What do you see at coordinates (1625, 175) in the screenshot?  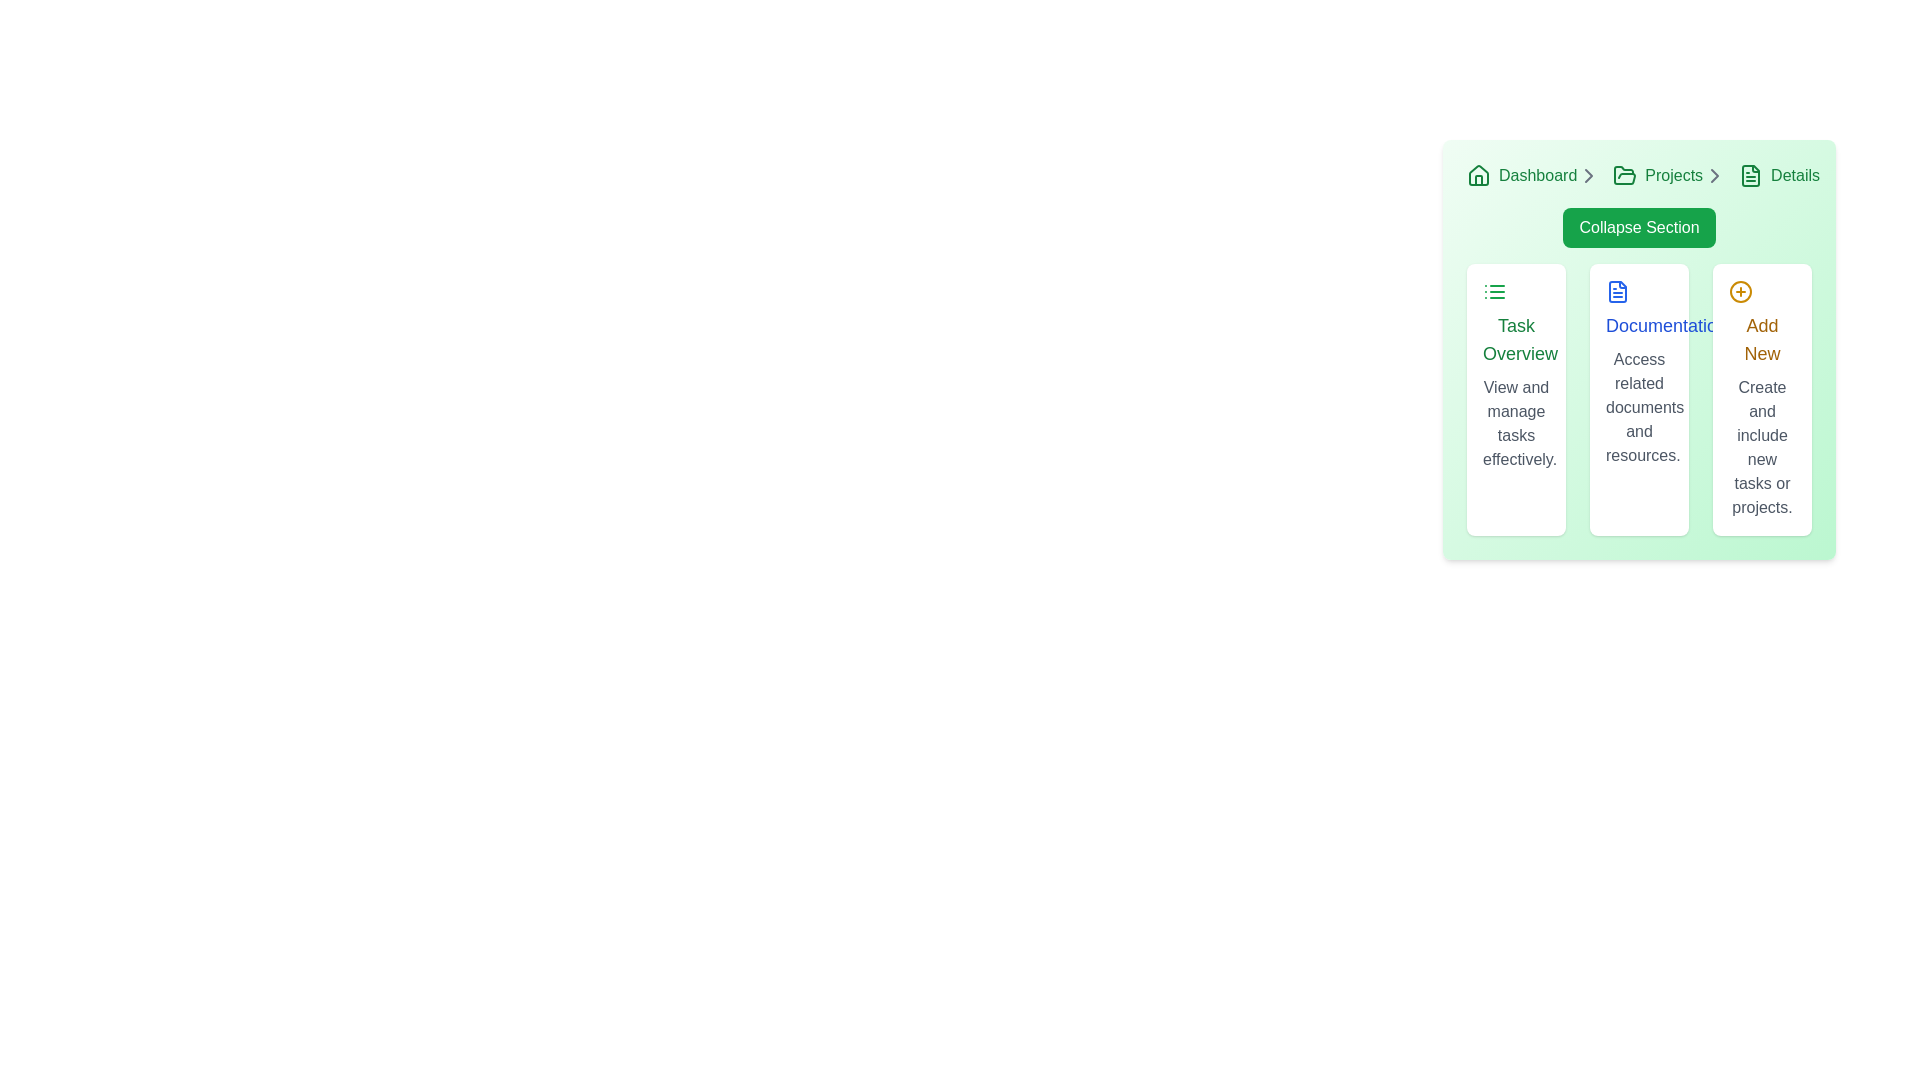 I see `the open folder icon with a green outline located in the breadcrumb navigation bar, positioned between the 'Dashboard' and 'Details' breadcrumbs` at bounding box center [1625, 175].